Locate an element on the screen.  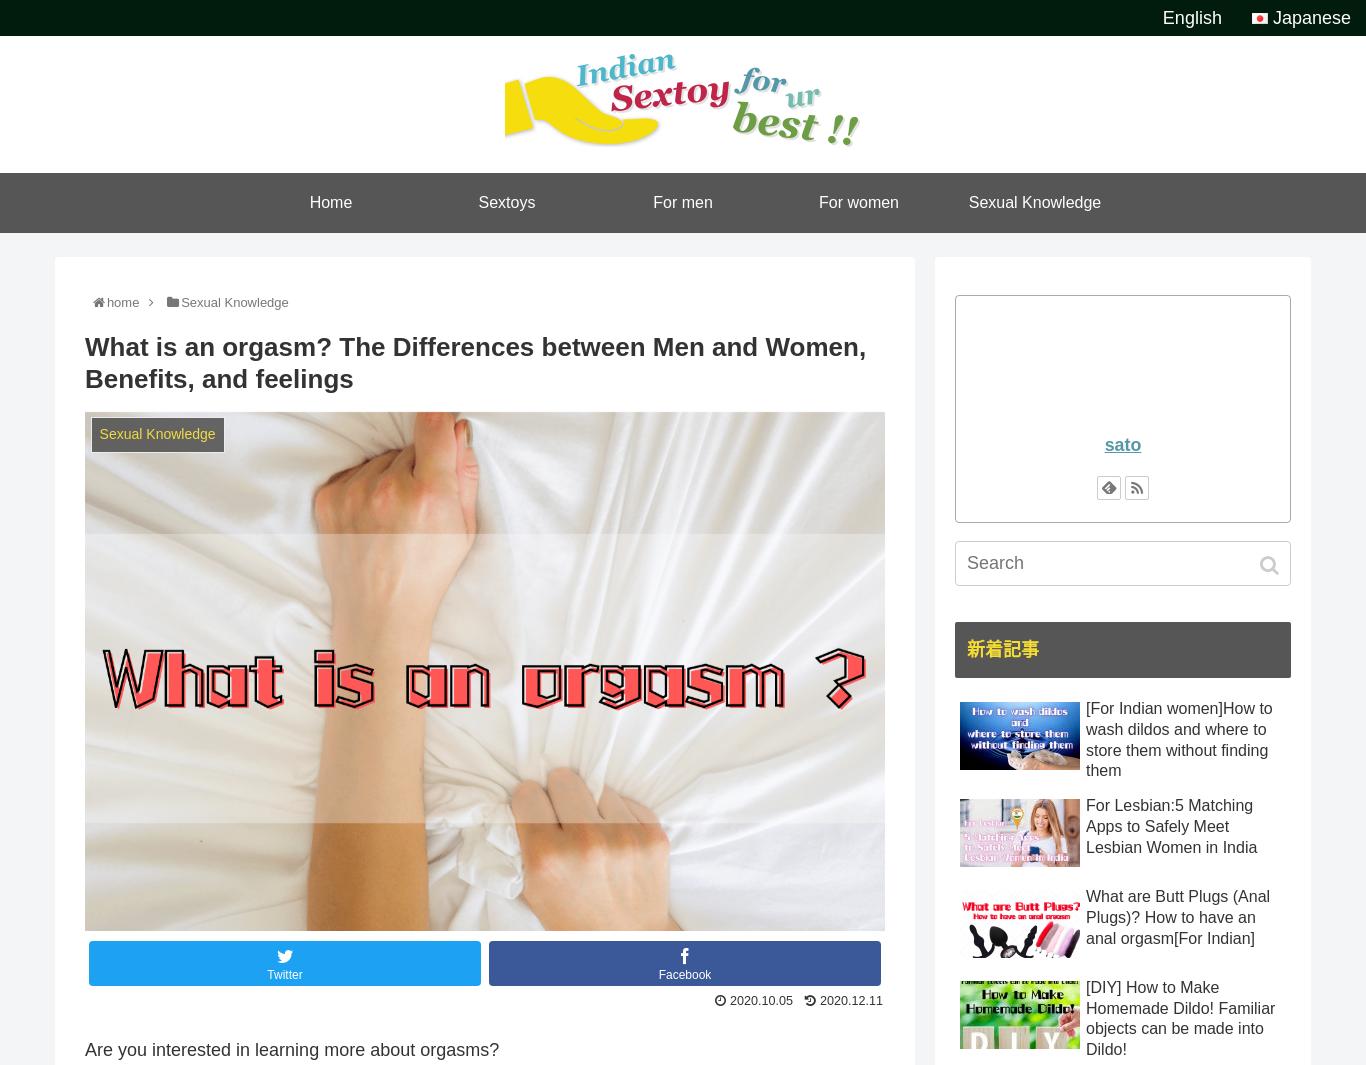
'home' is located at coordinates (121, 301).